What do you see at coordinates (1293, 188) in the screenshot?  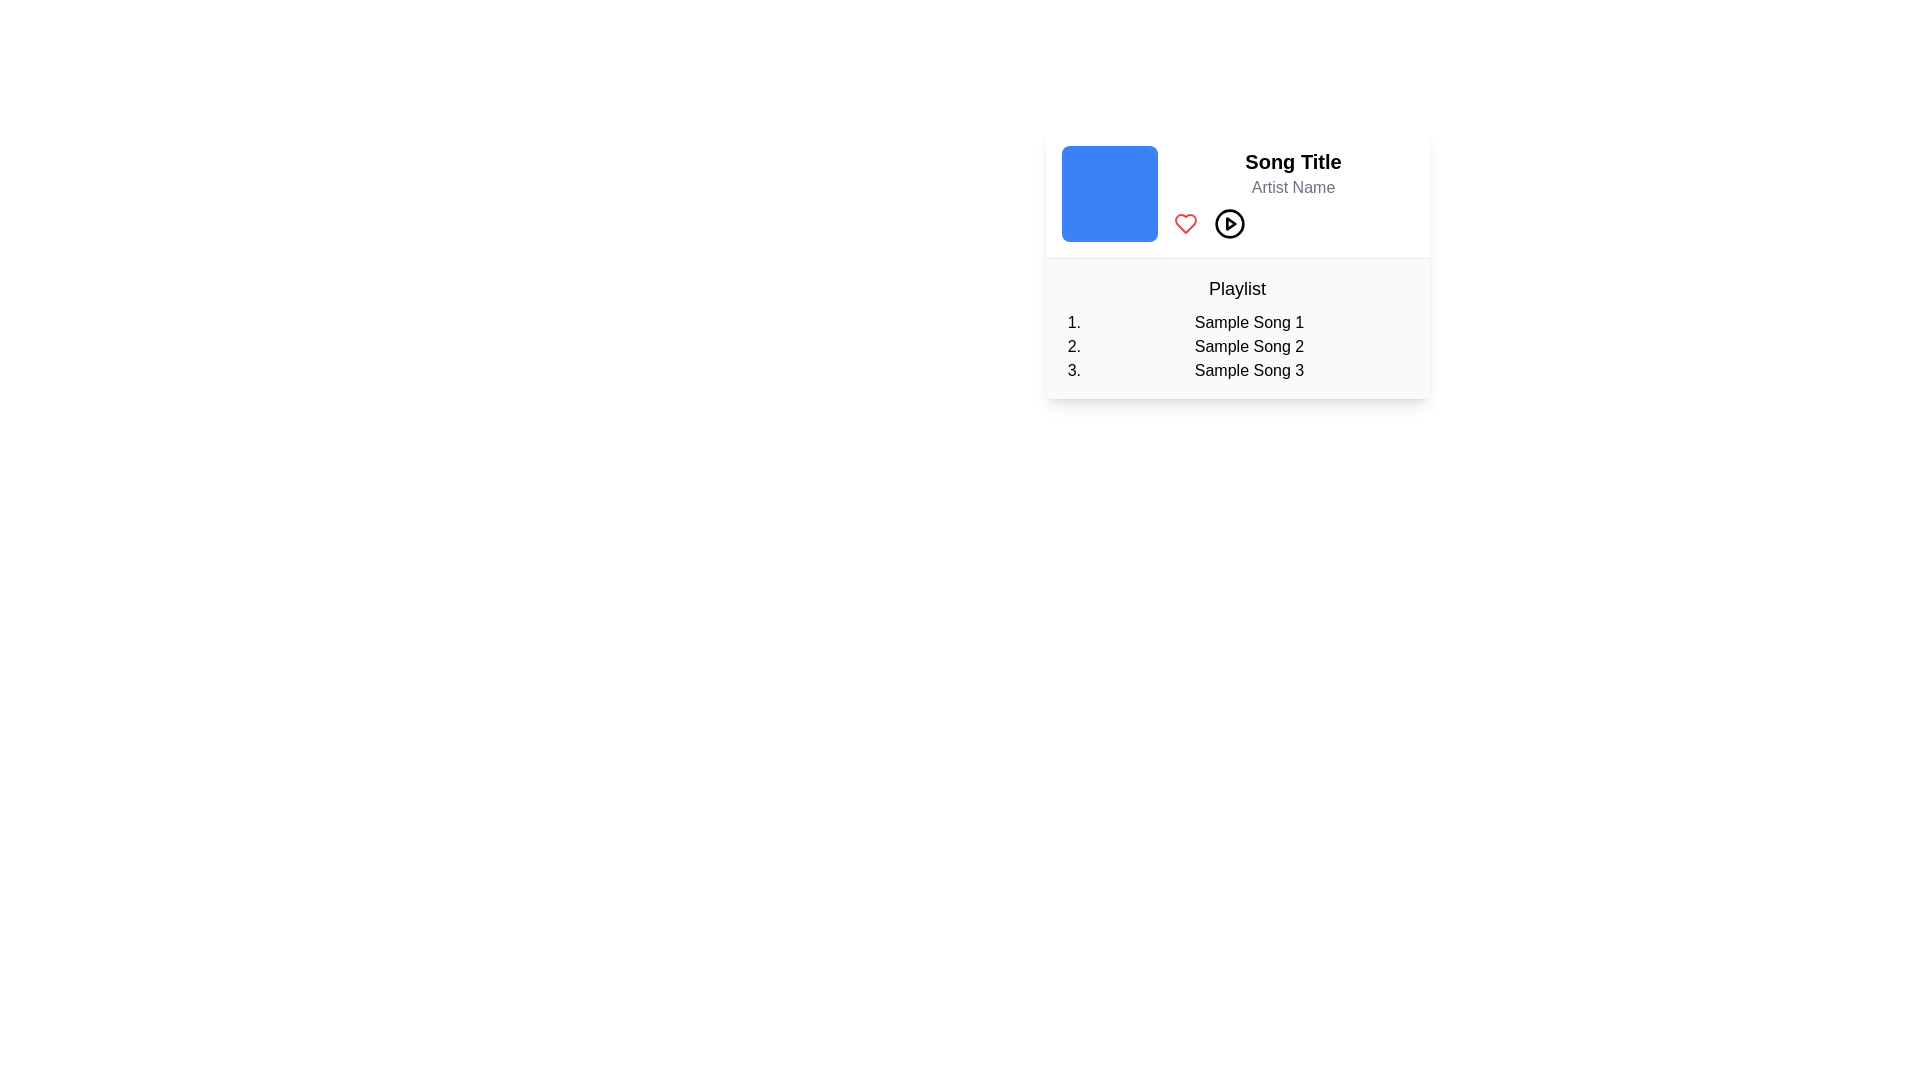 I see `the gray text element reading 'Artist Name', which is positioned beneath the bolded title 'Song Title' in the content card` at bounding box center [1293, 188].